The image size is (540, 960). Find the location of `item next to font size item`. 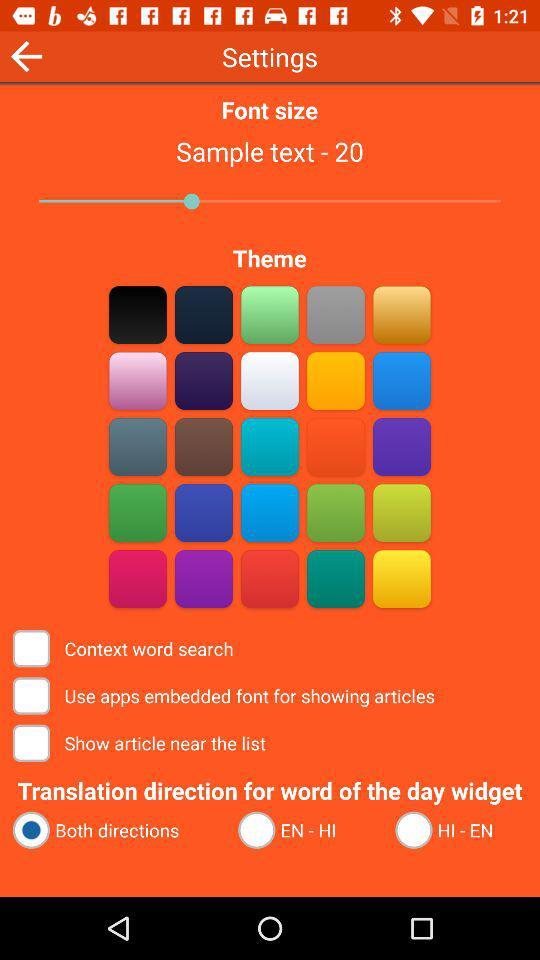

item next to font size item is located at coordinates (25, 55).